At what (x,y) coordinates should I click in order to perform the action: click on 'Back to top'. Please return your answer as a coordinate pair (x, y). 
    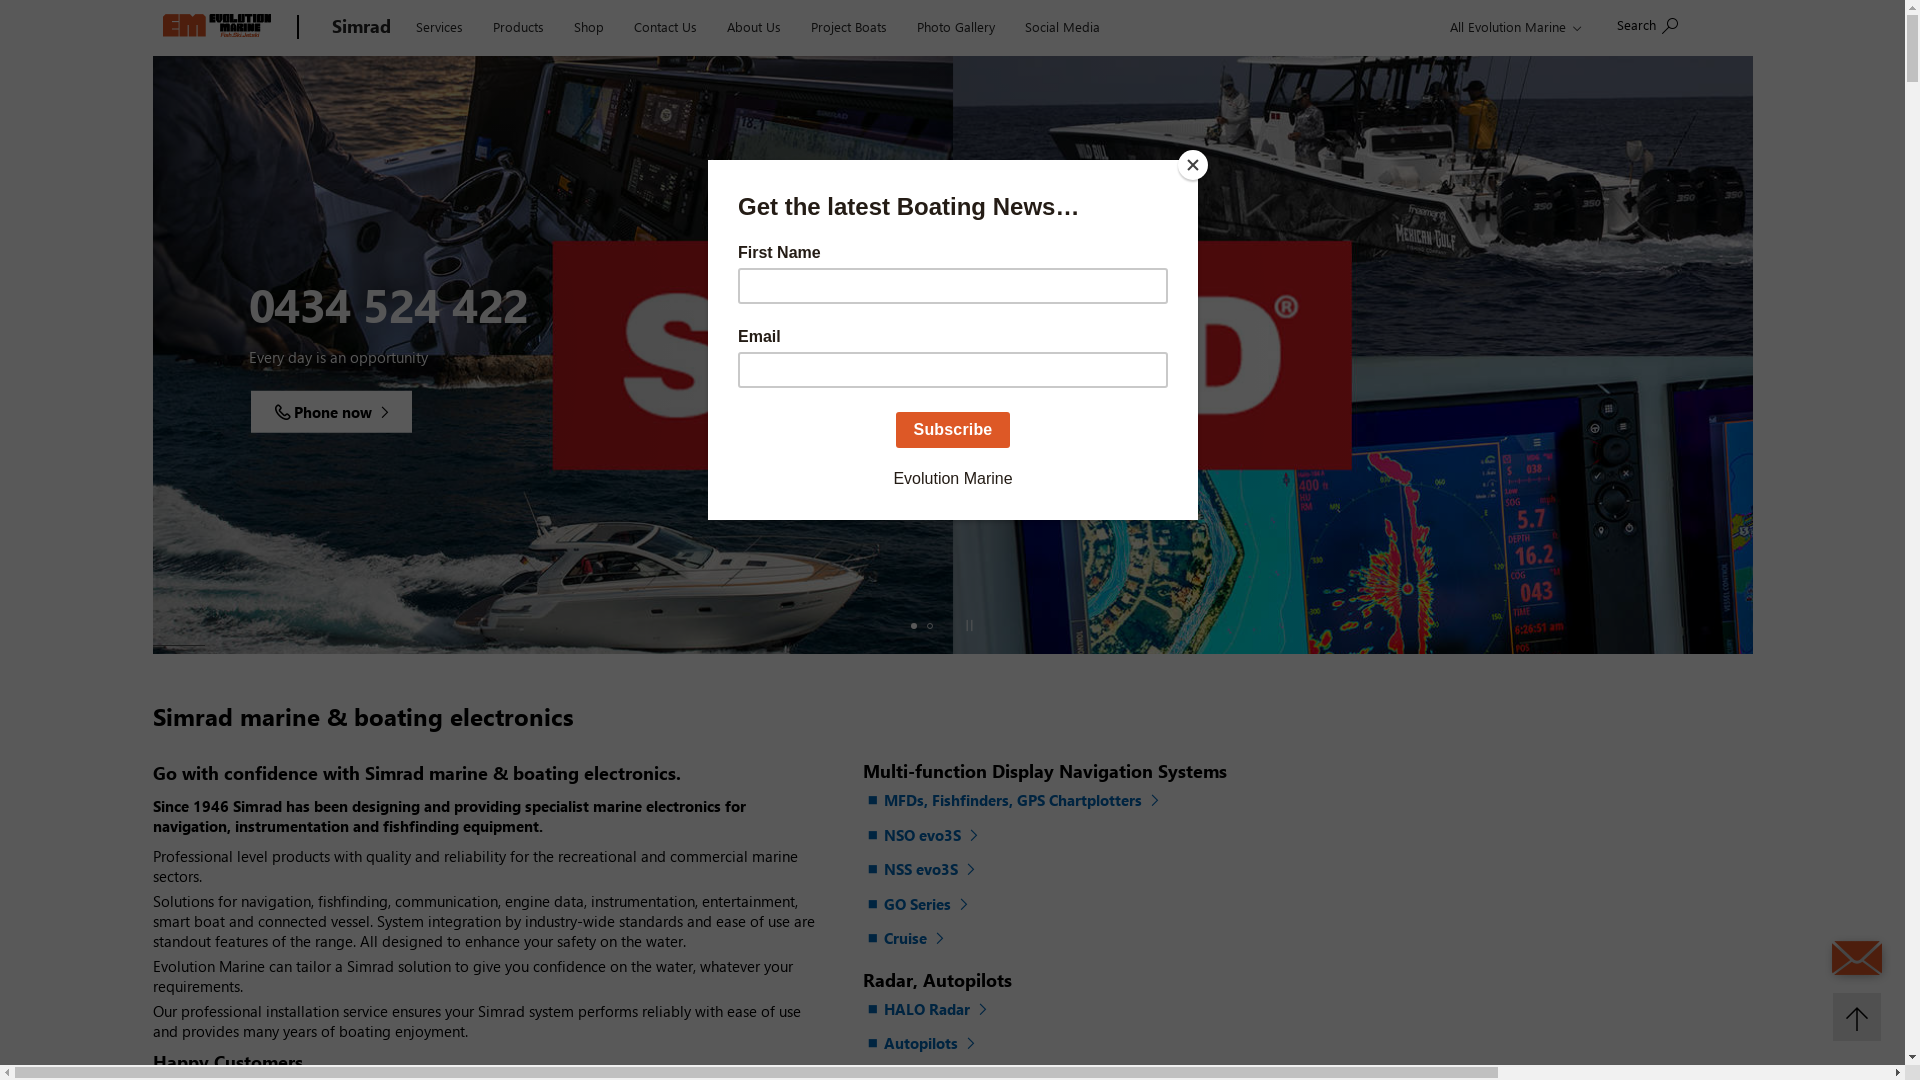
    Looking at the image, I should click on (1856, 1017).